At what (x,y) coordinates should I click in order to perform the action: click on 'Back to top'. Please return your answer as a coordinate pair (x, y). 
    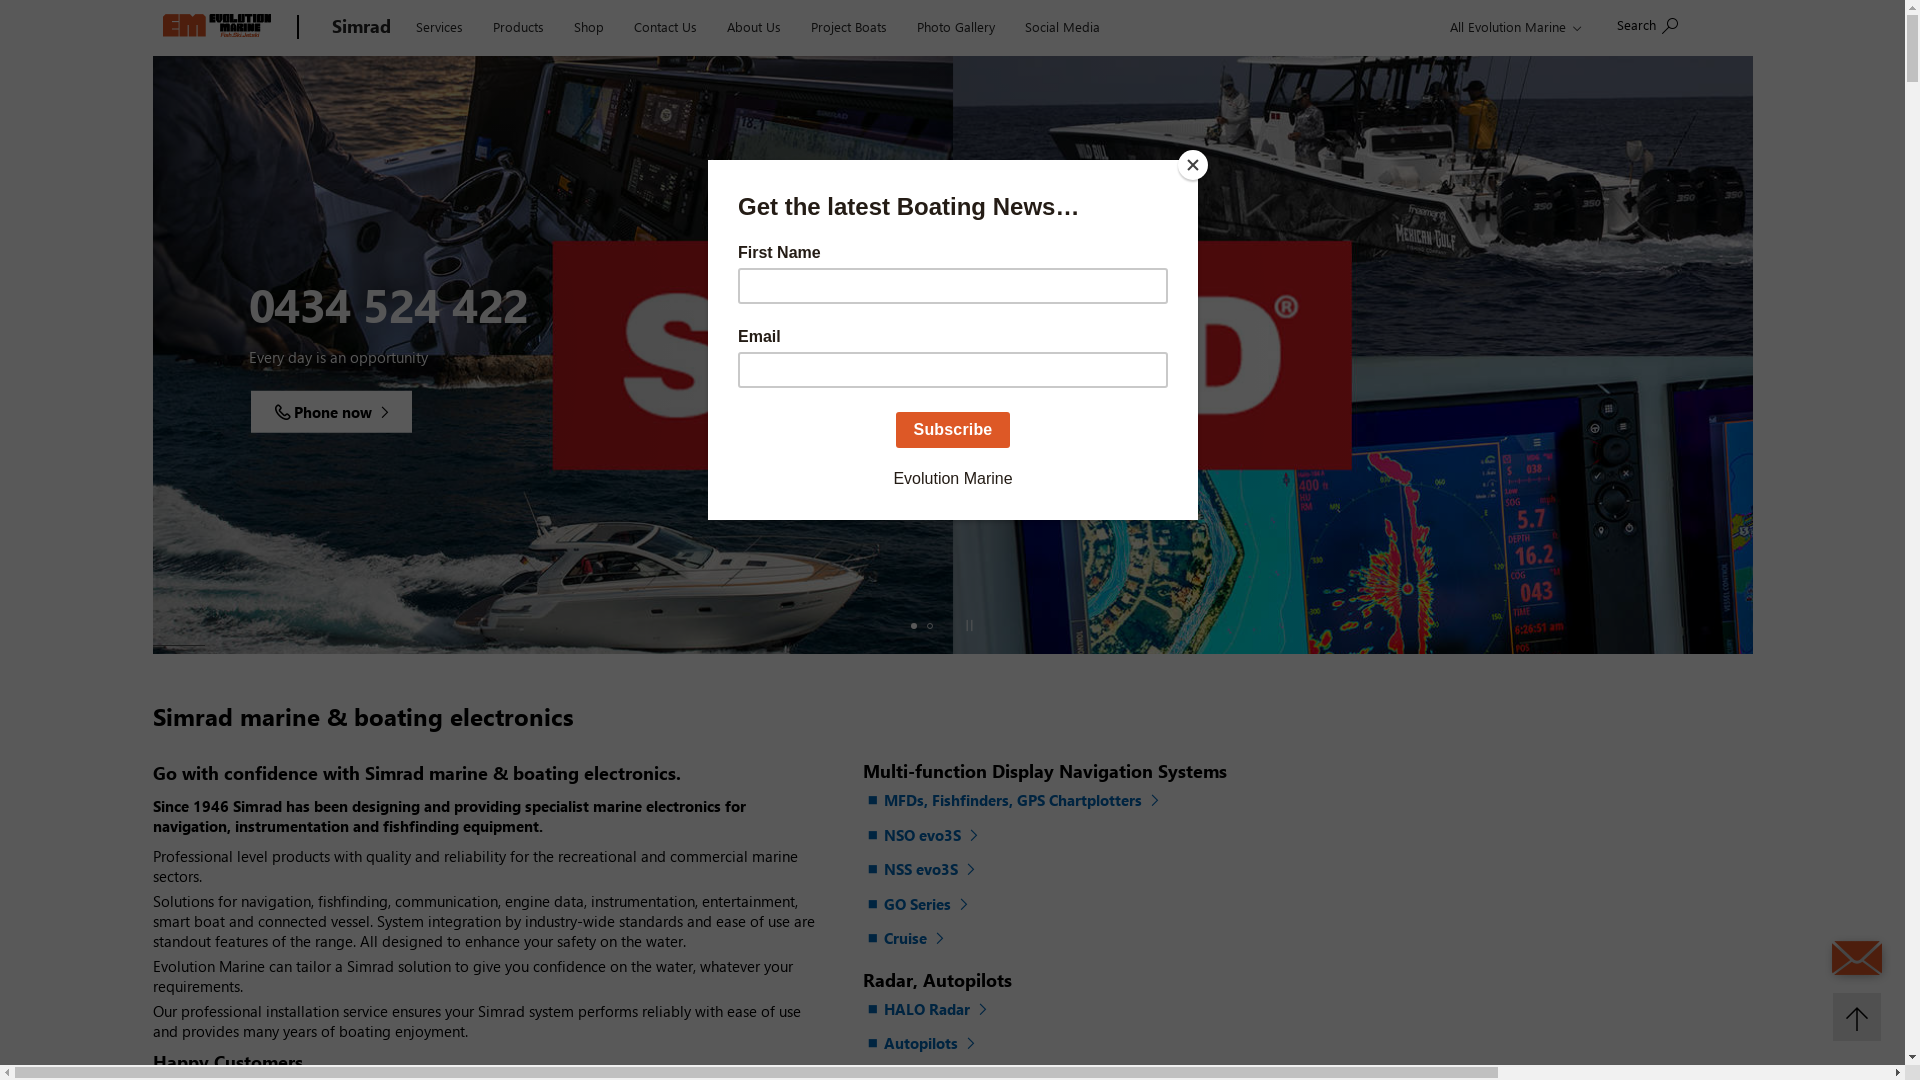
    Looking at the image, I should click on (1856, 1017).